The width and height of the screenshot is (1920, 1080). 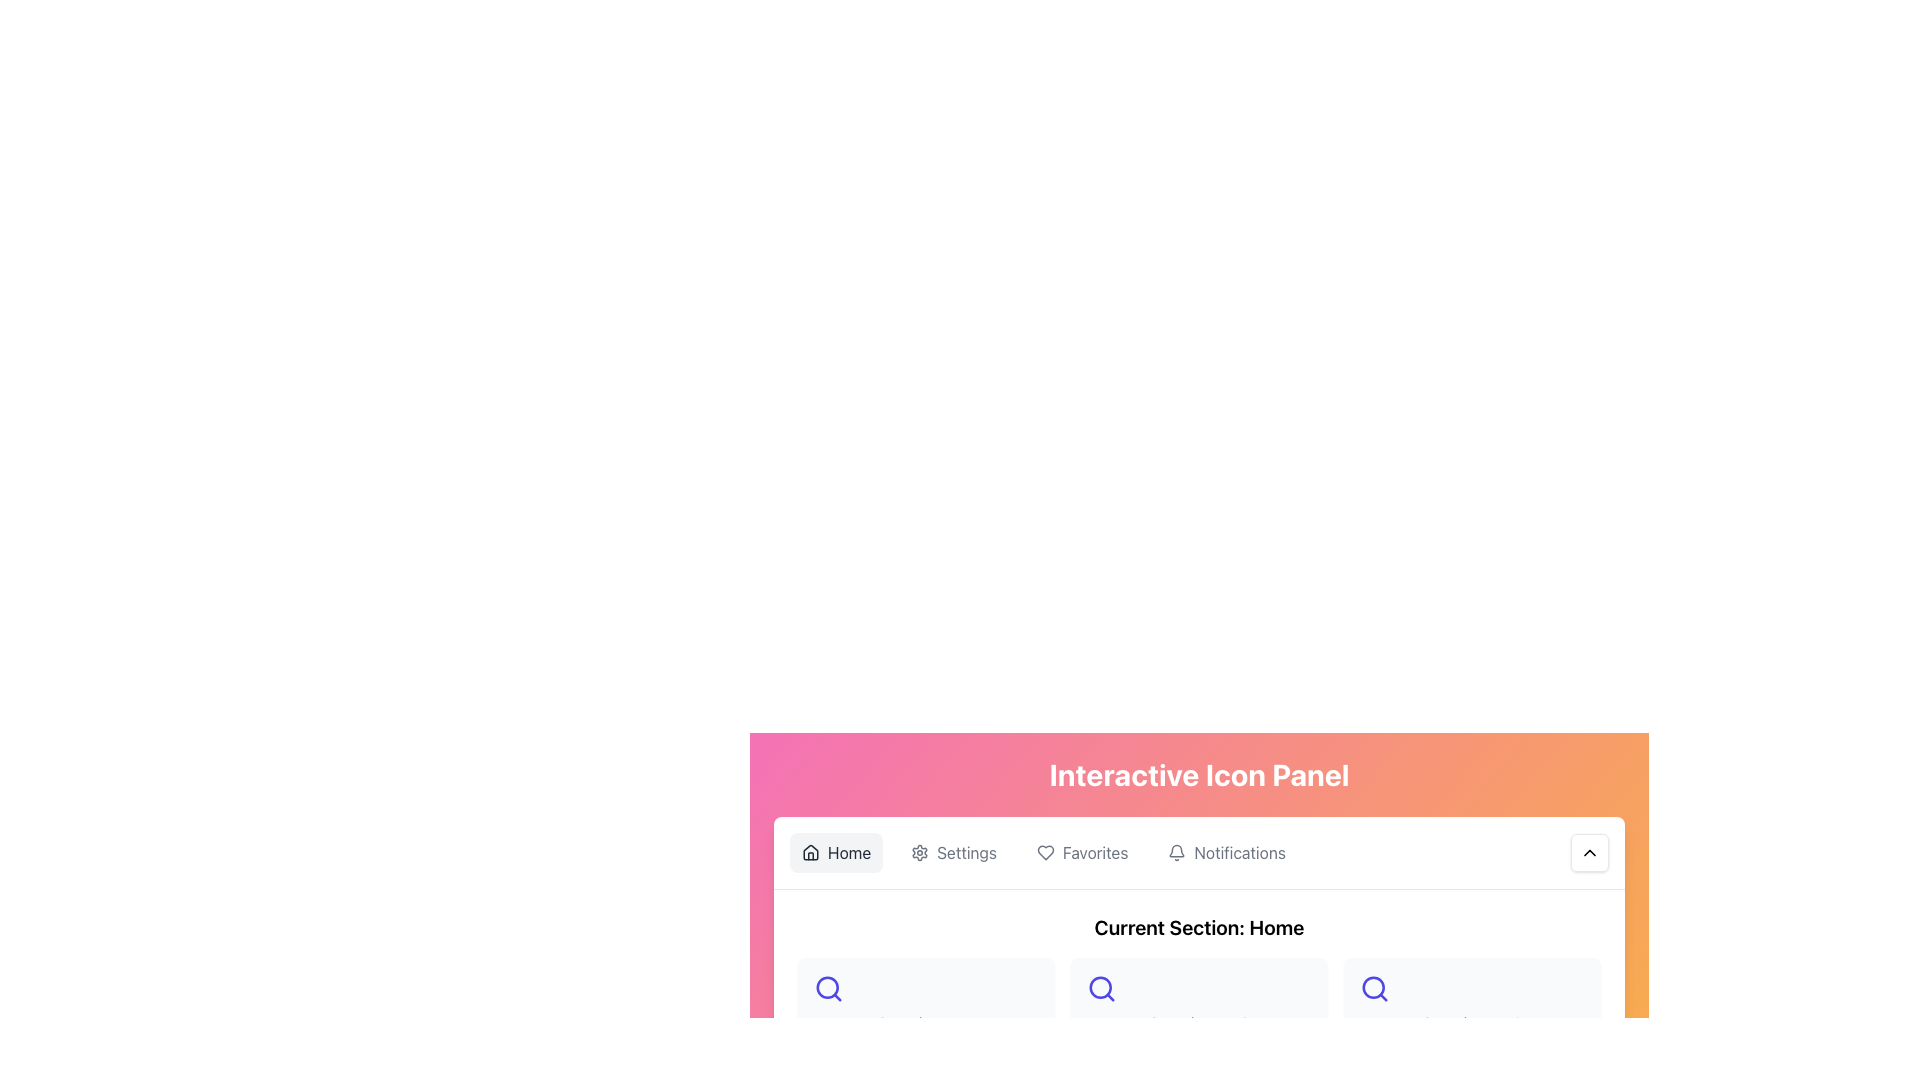 I want to click on the settings icon in the horizontal navigation bar, so click(x=919, y=852).